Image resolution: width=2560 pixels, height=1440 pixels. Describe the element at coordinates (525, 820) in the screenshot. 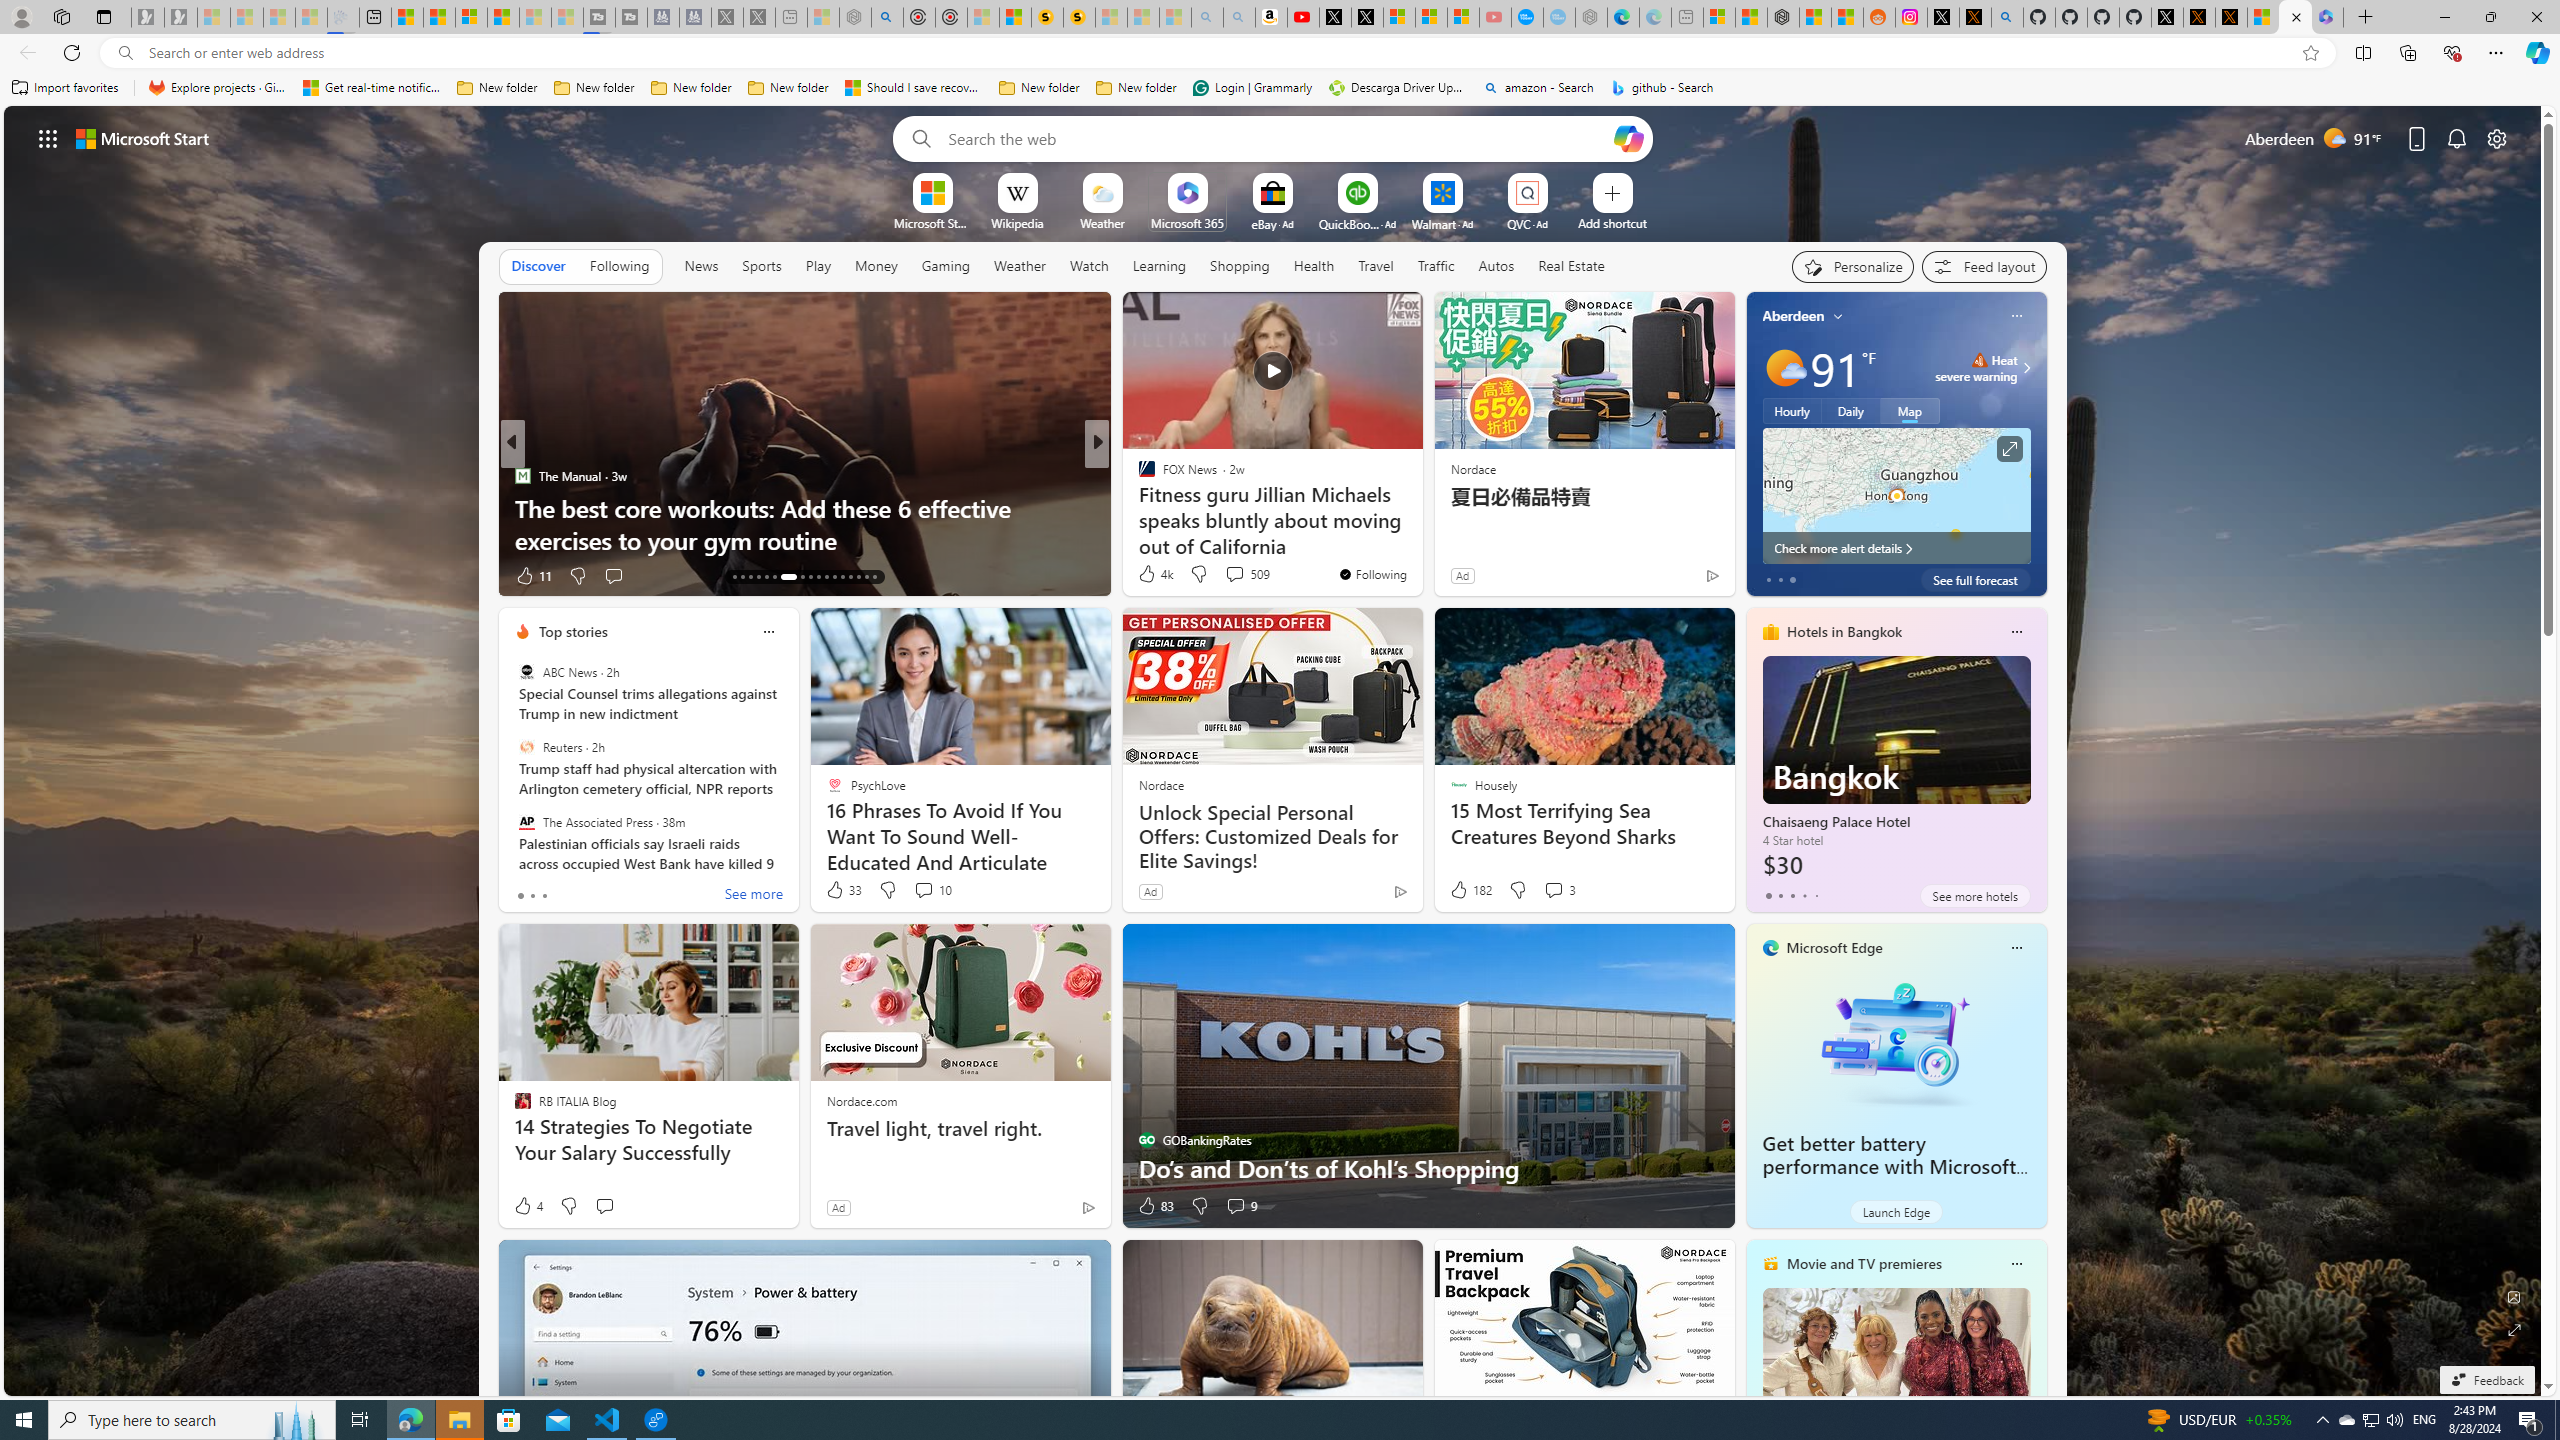

I see `'The Associated Press'` at that location.